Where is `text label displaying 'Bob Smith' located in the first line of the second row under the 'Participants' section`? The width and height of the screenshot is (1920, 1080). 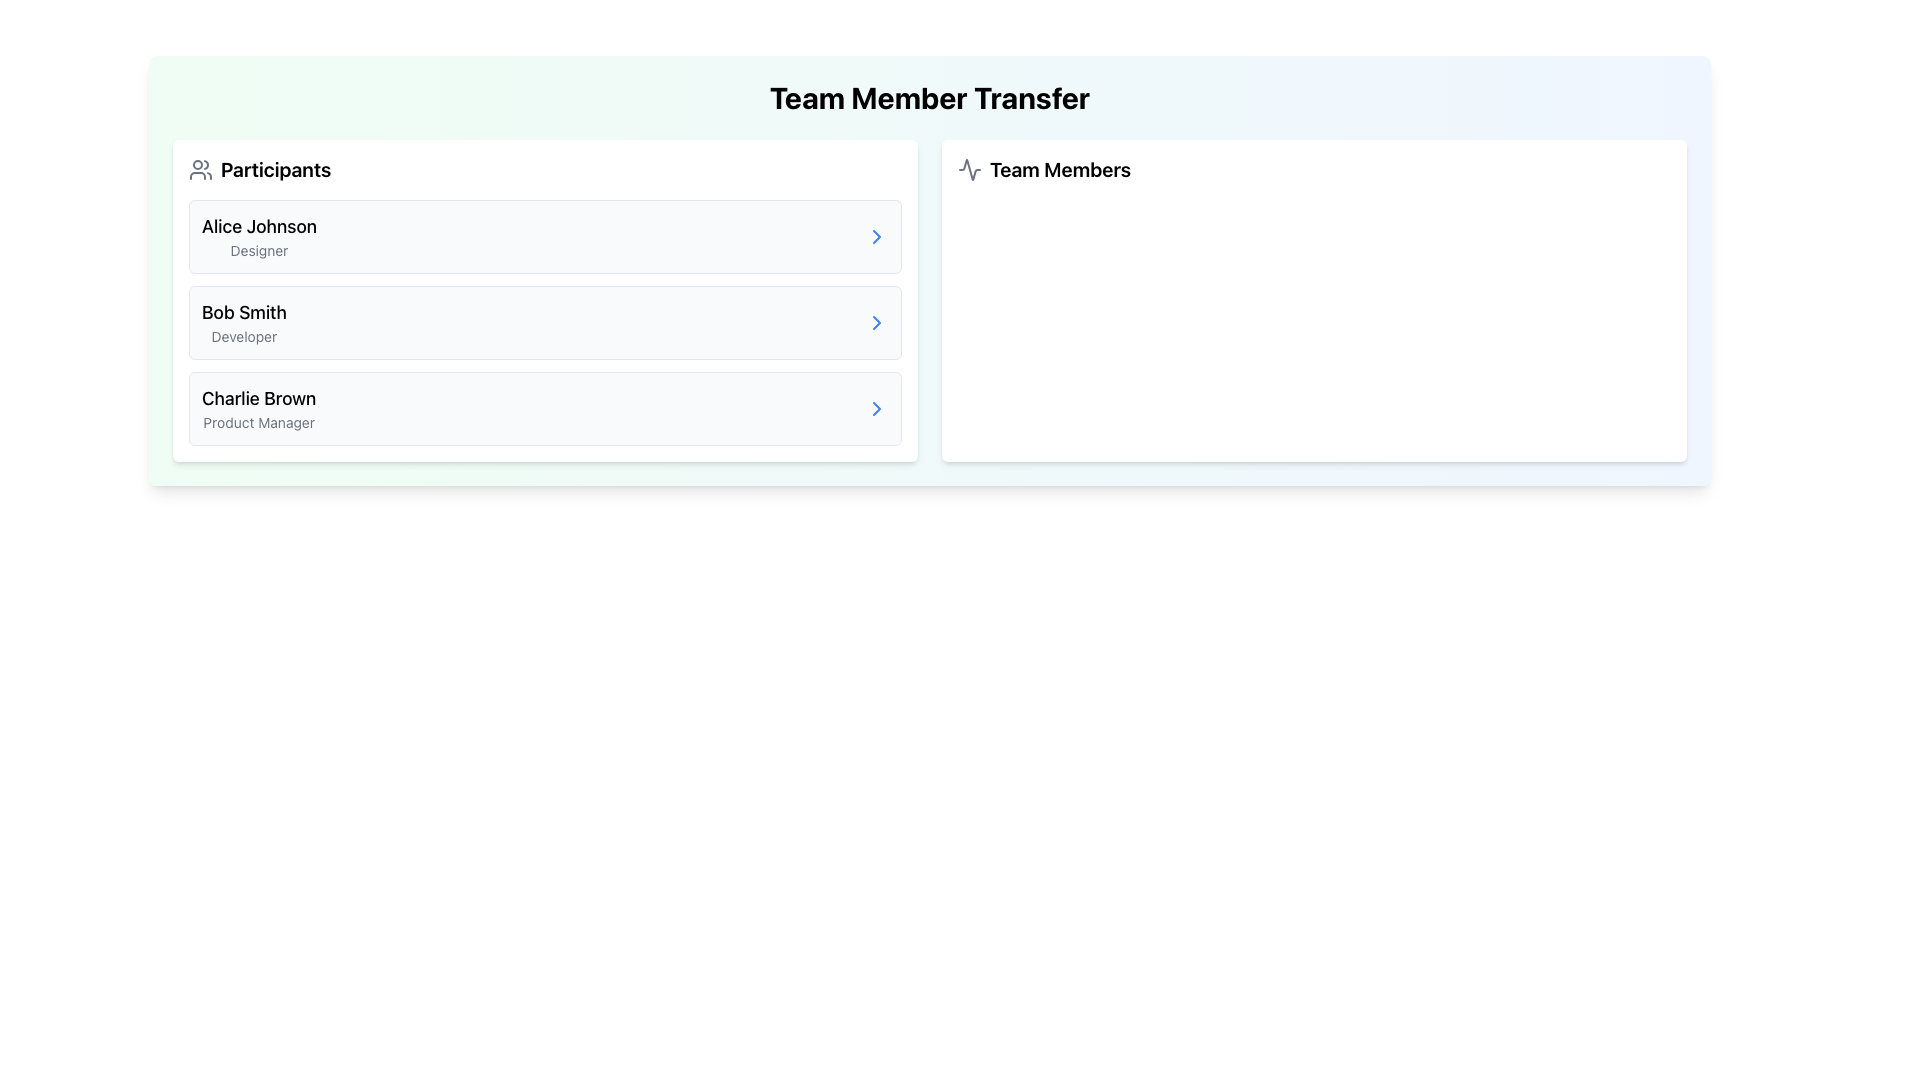 text label displaying 'Bob Smith' located in the first line of the second row under the 'Participants' section is located at coordinates (243, 312).